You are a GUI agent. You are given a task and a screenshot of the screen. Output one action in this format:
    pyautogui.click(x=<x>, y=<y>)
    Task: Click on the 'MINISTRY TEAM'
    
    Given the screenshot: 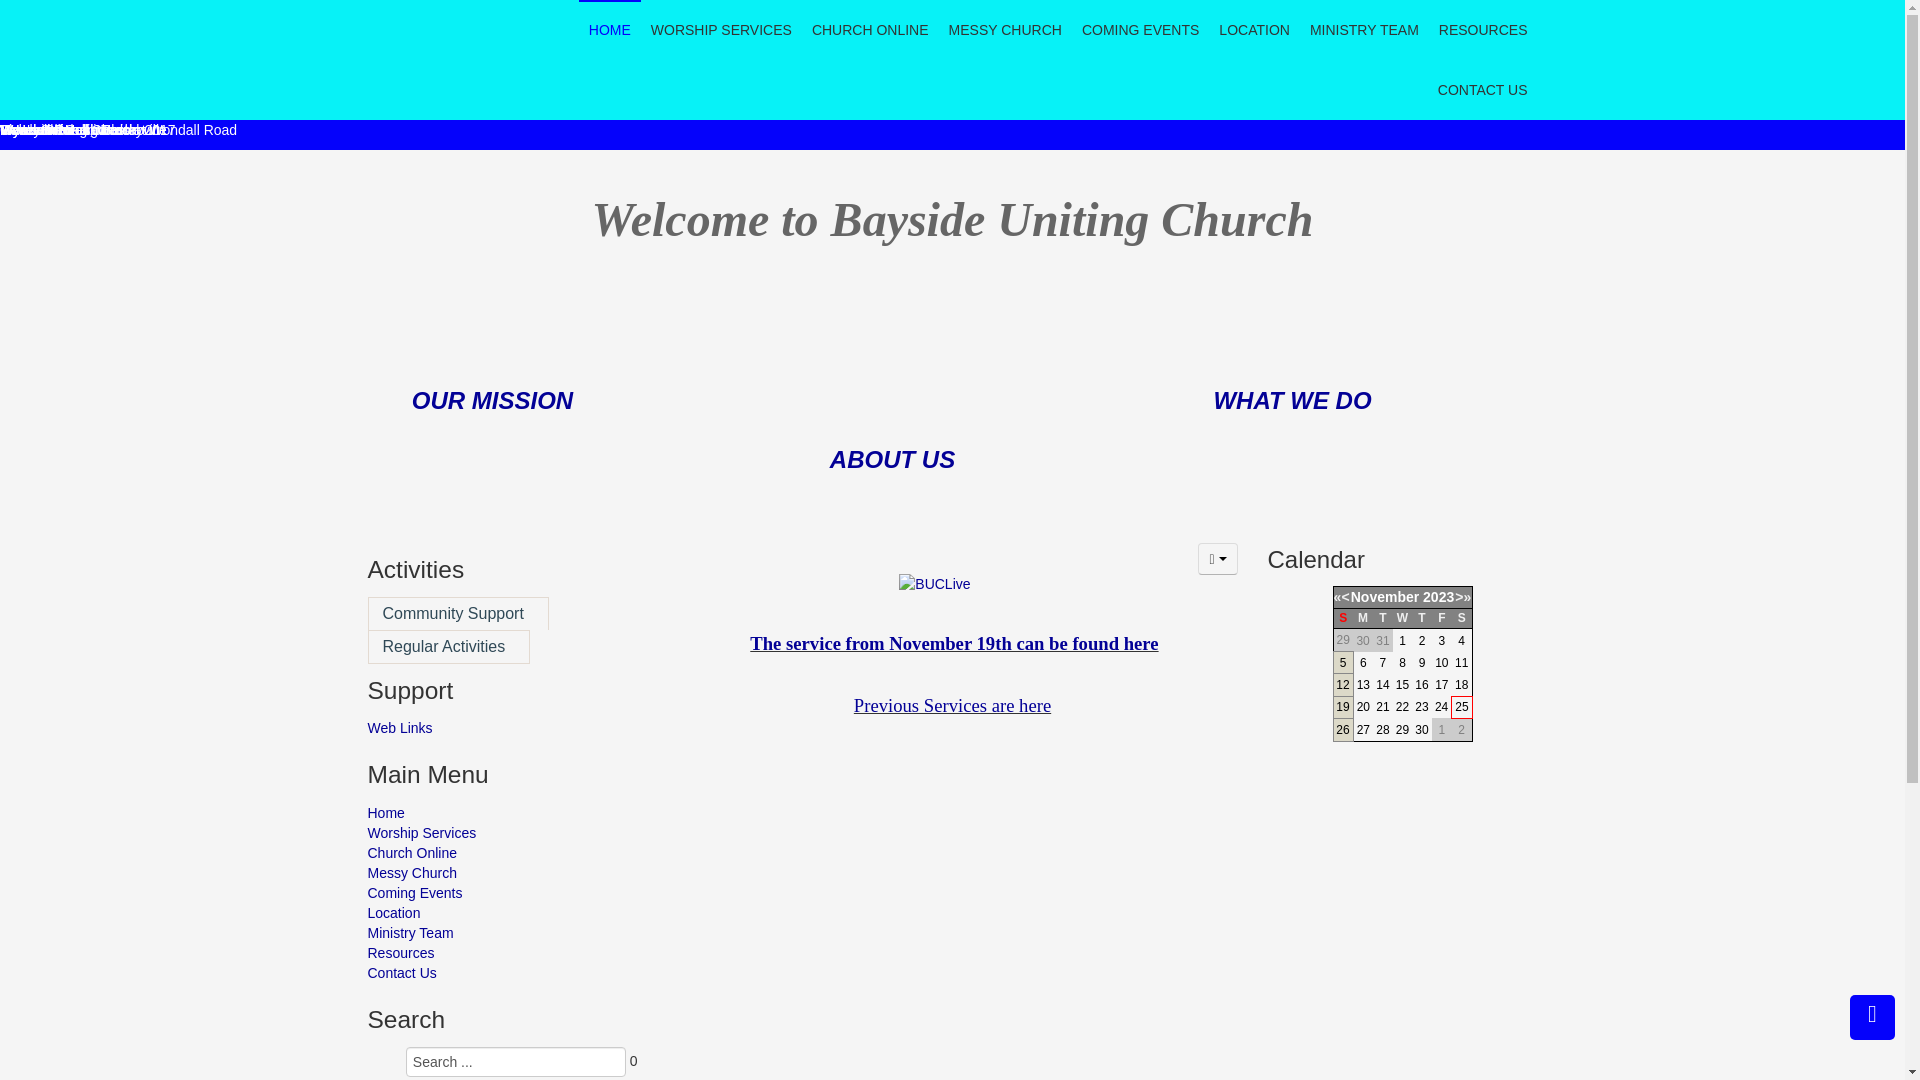 What is the action you would take?
    pyautogui.click(x=1363, y=30)
    